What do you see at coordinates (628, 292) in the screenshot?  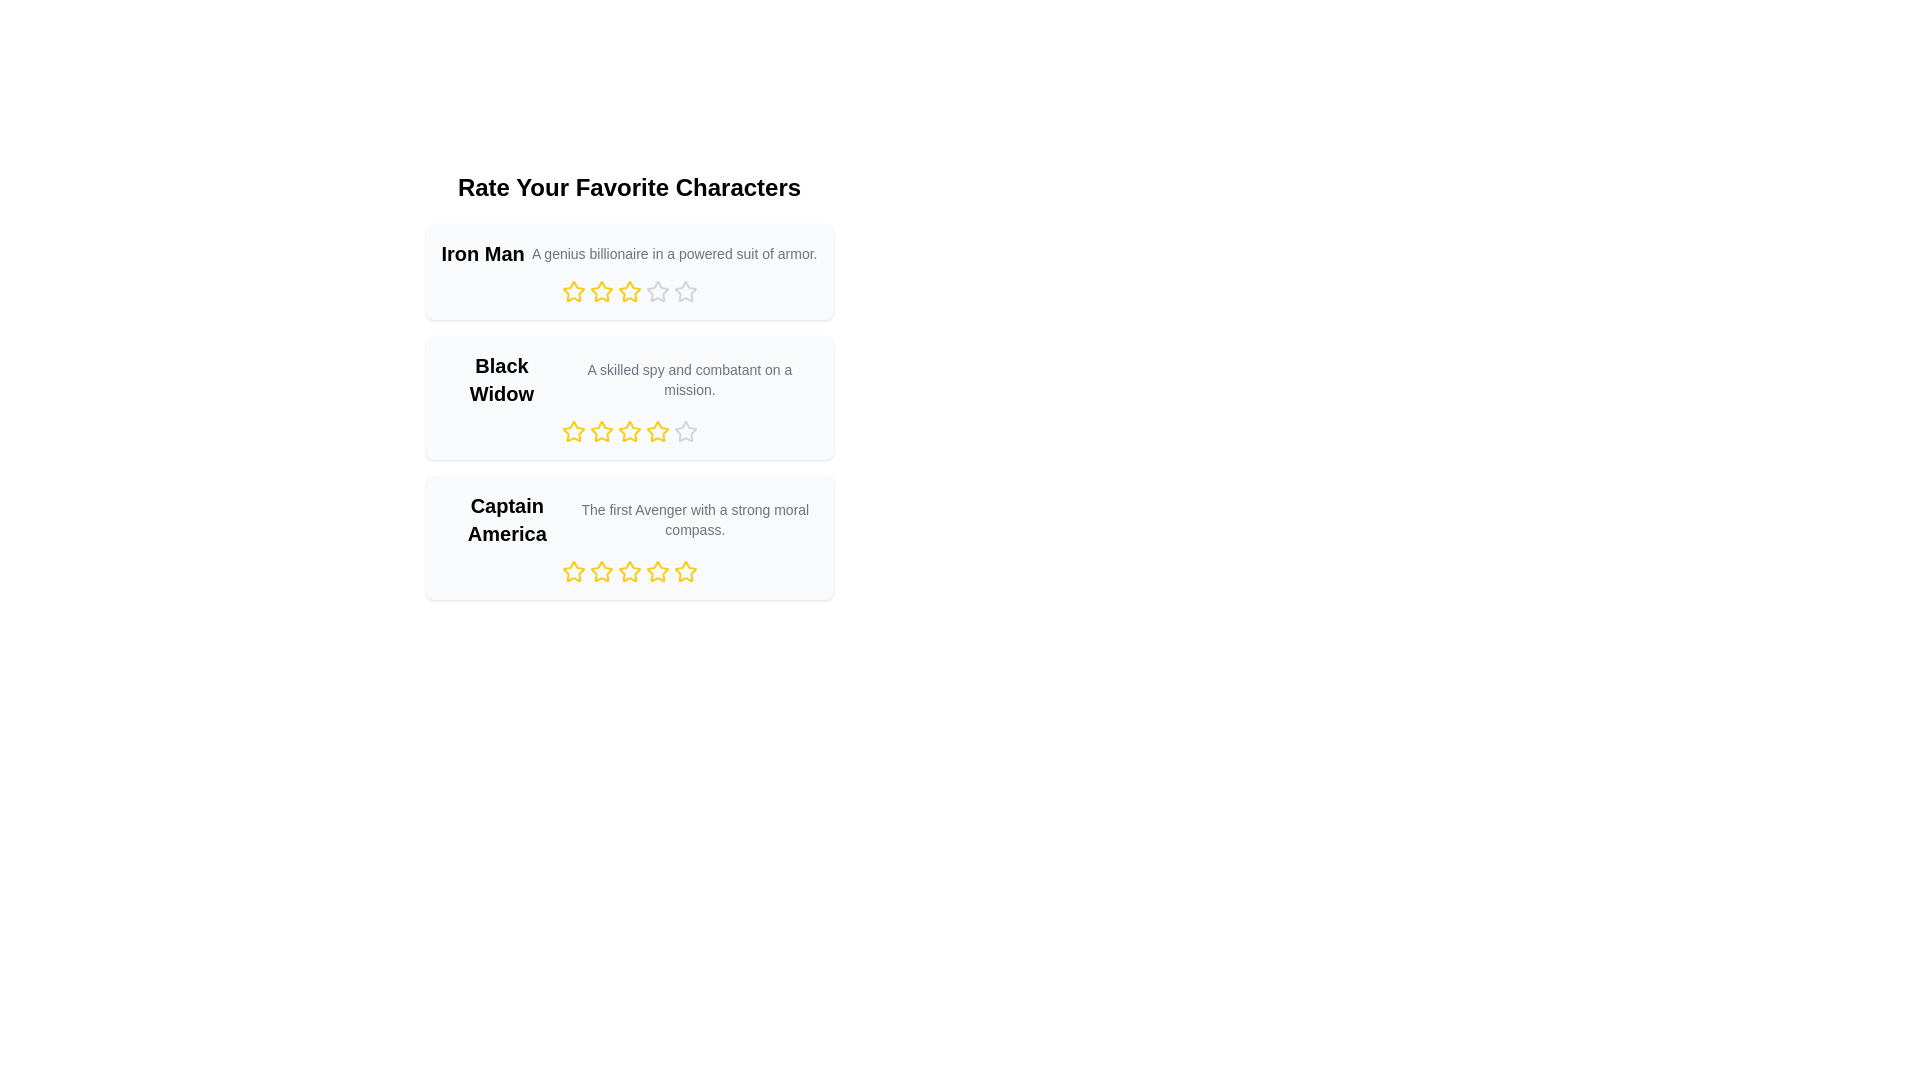 I see `the third star in the row of five stars within the 'Iron Man' card to indicate a rating level associated with it` at bounding box center [628, 292].